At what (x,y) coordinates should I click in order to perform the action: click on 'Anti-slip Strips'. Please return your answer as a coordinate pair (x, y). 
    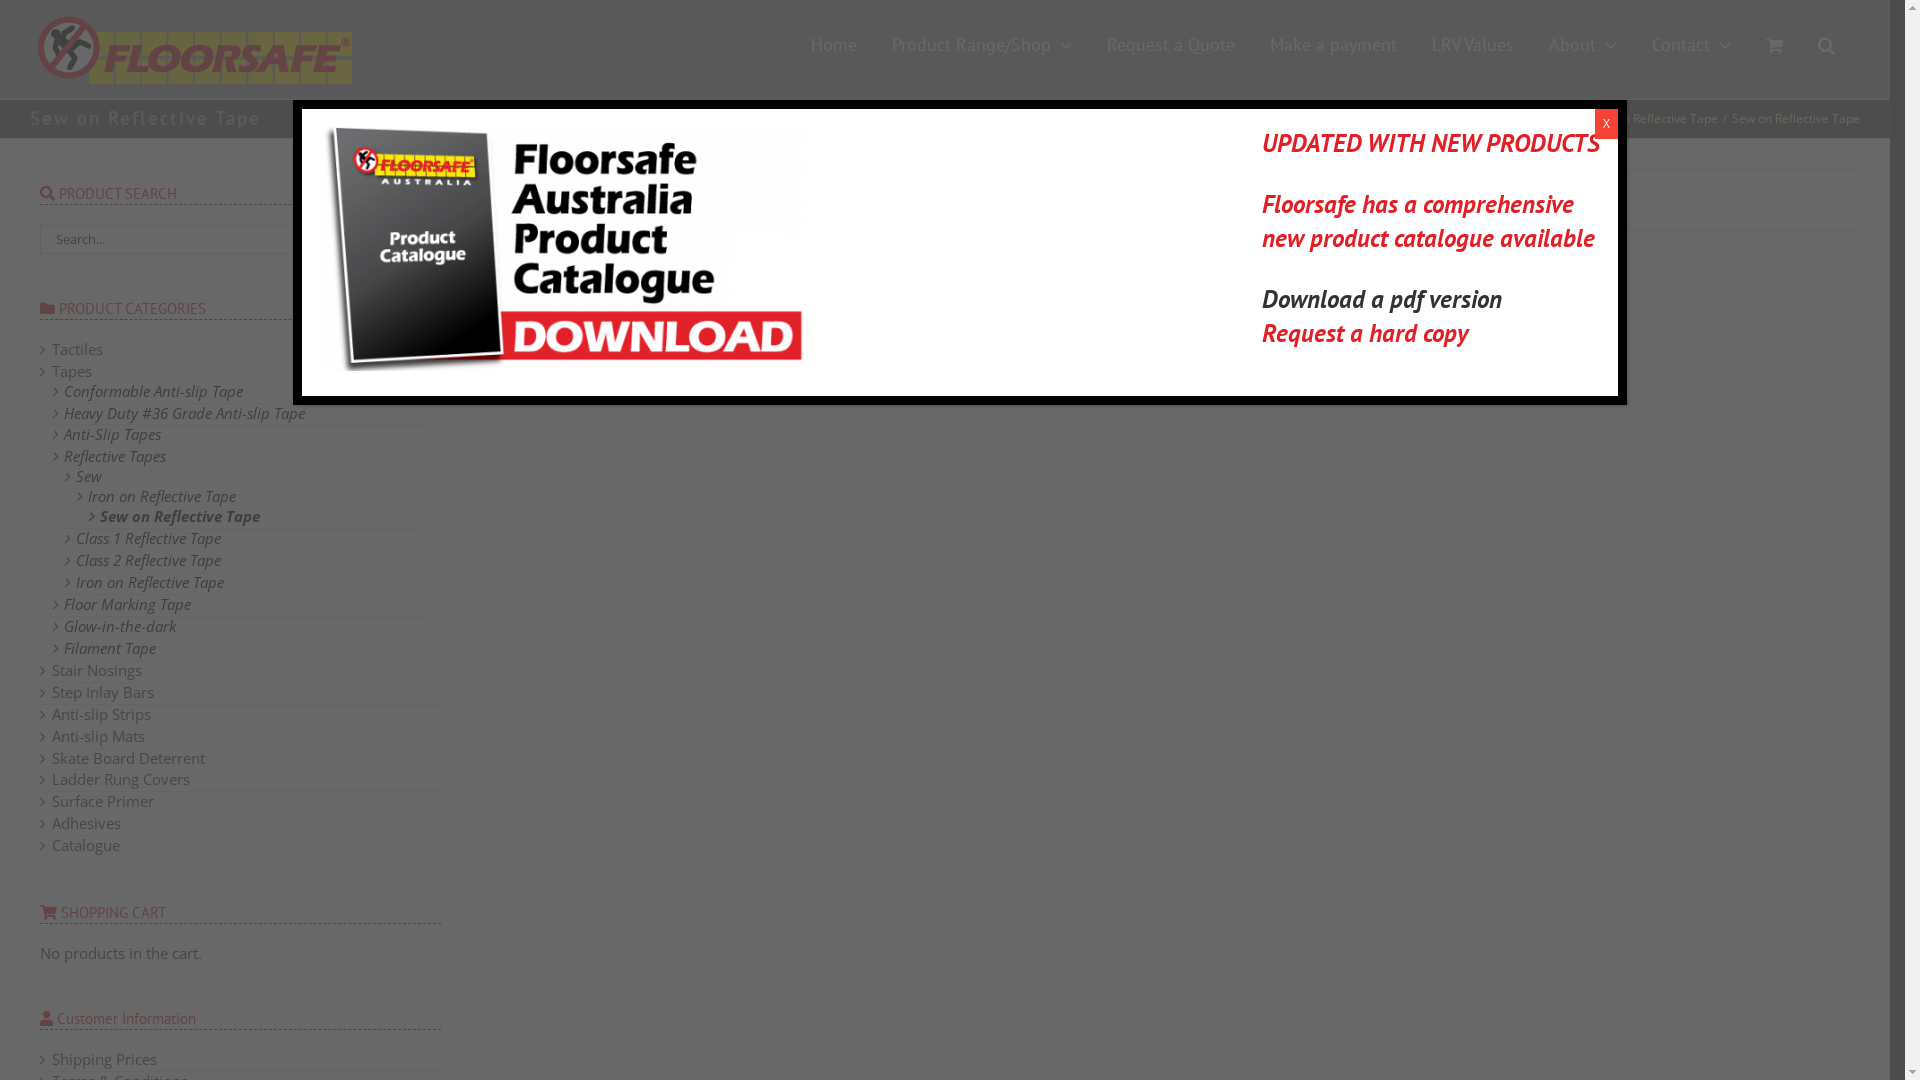
    Looking at the image, I should click on (100, 712).